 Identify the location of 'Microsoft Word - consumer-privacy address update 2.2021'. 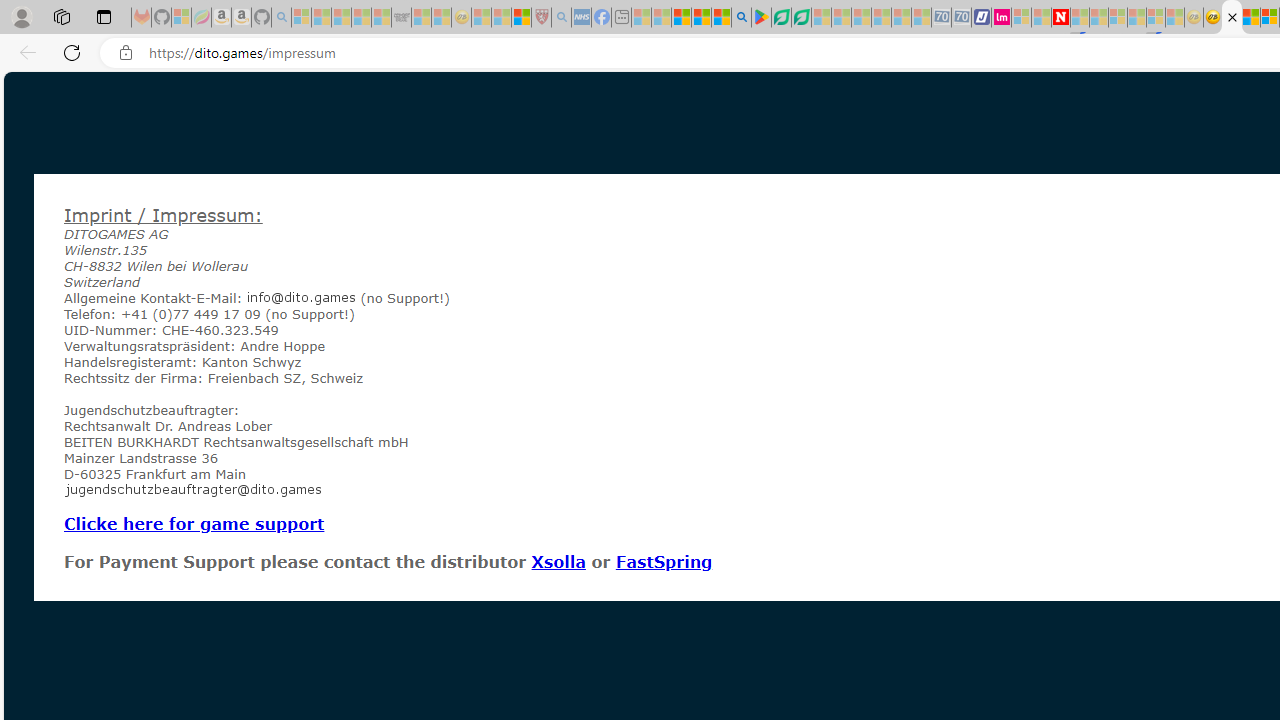
(801, 17).